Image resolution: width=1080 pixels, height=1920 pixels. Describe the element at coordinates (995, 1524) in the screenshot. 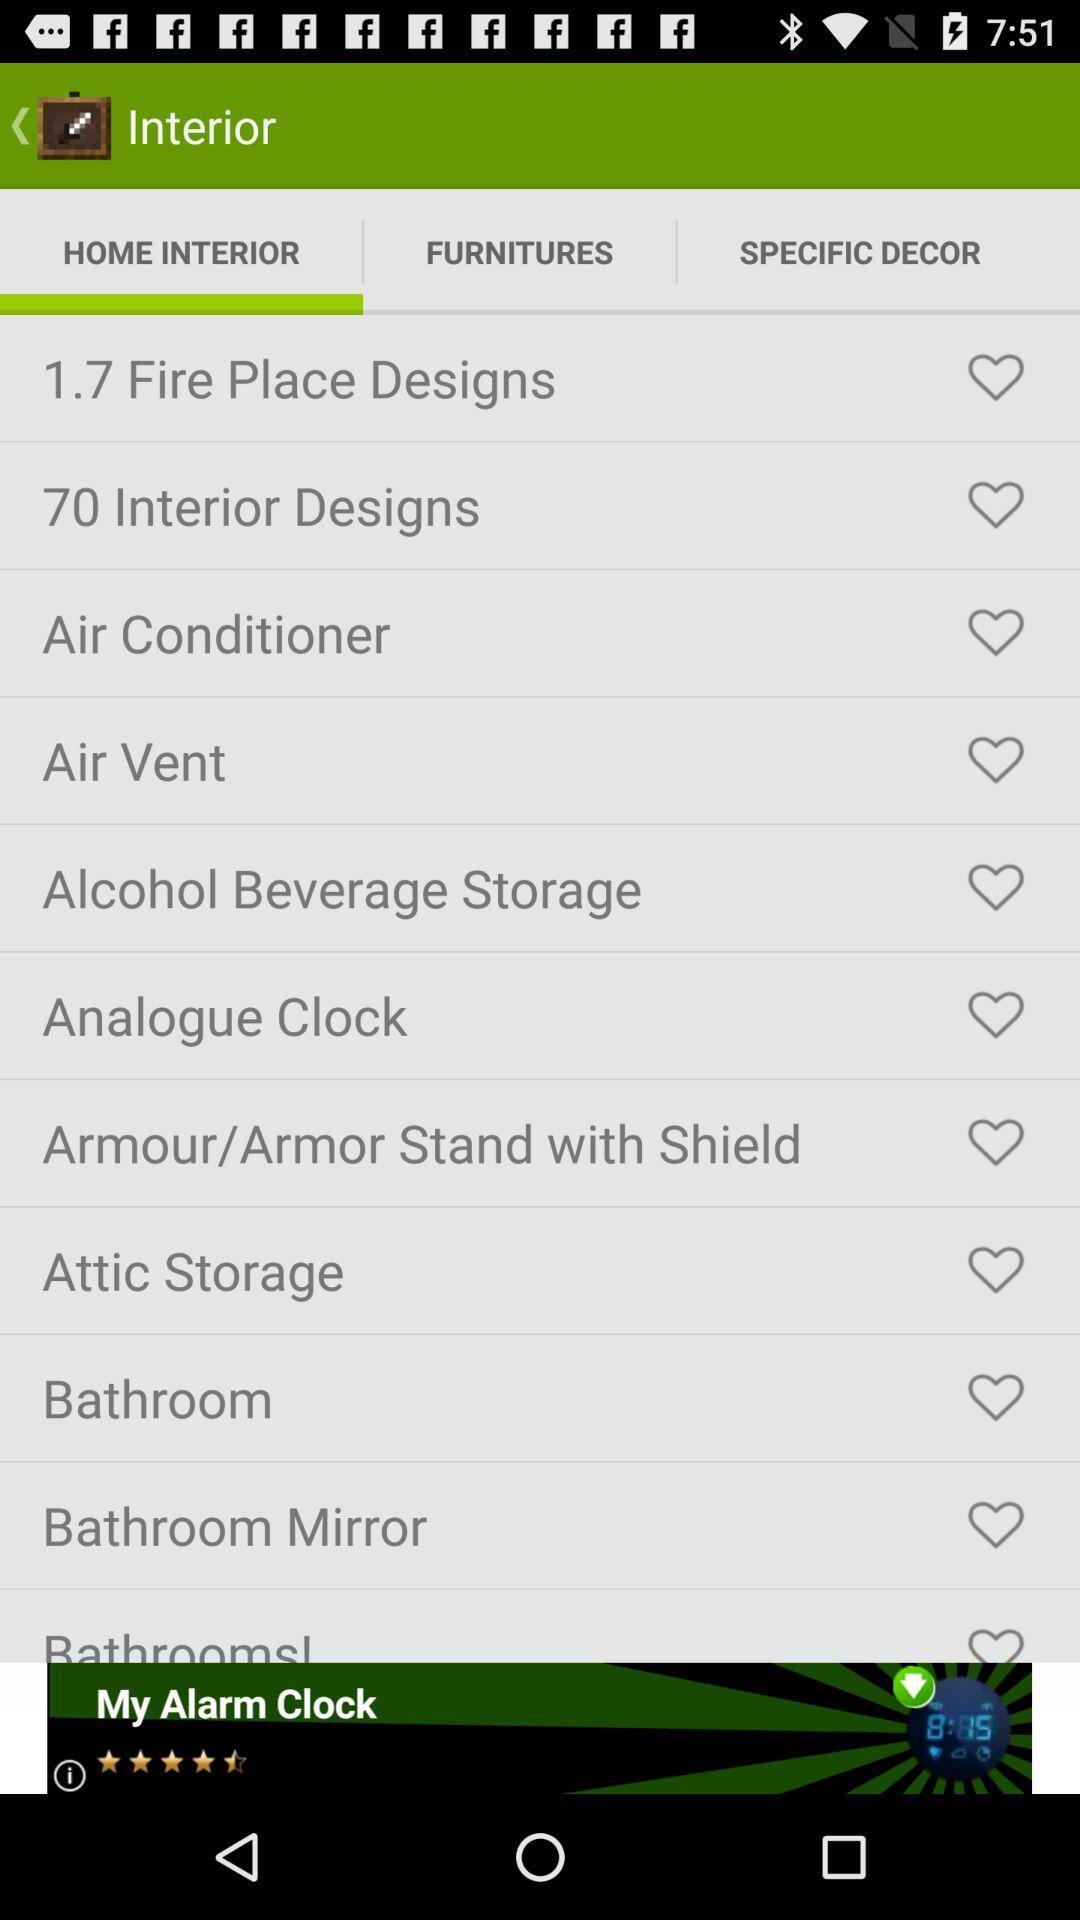

I see `heart this selection` at that location.